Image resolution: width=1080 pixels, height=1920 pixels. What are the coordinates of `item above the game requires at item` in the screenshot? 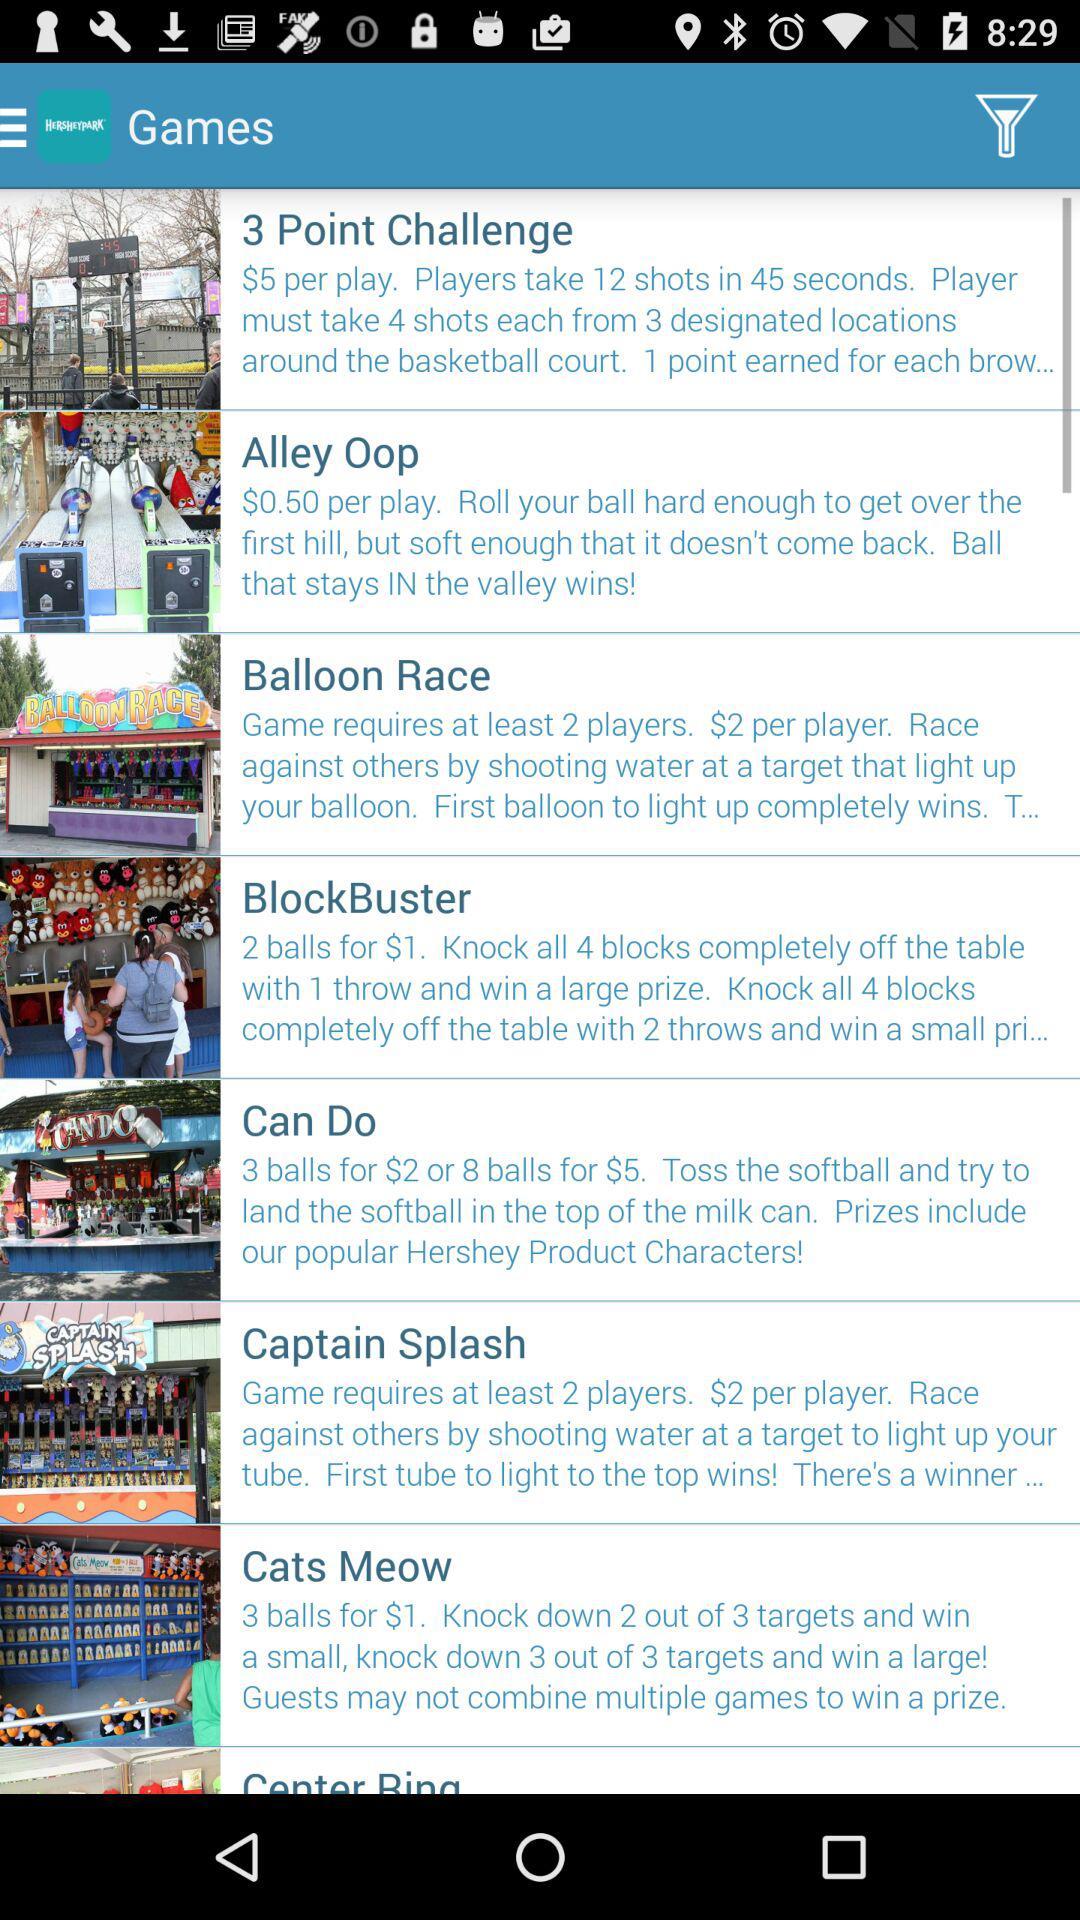 It's located at (650, 1341).